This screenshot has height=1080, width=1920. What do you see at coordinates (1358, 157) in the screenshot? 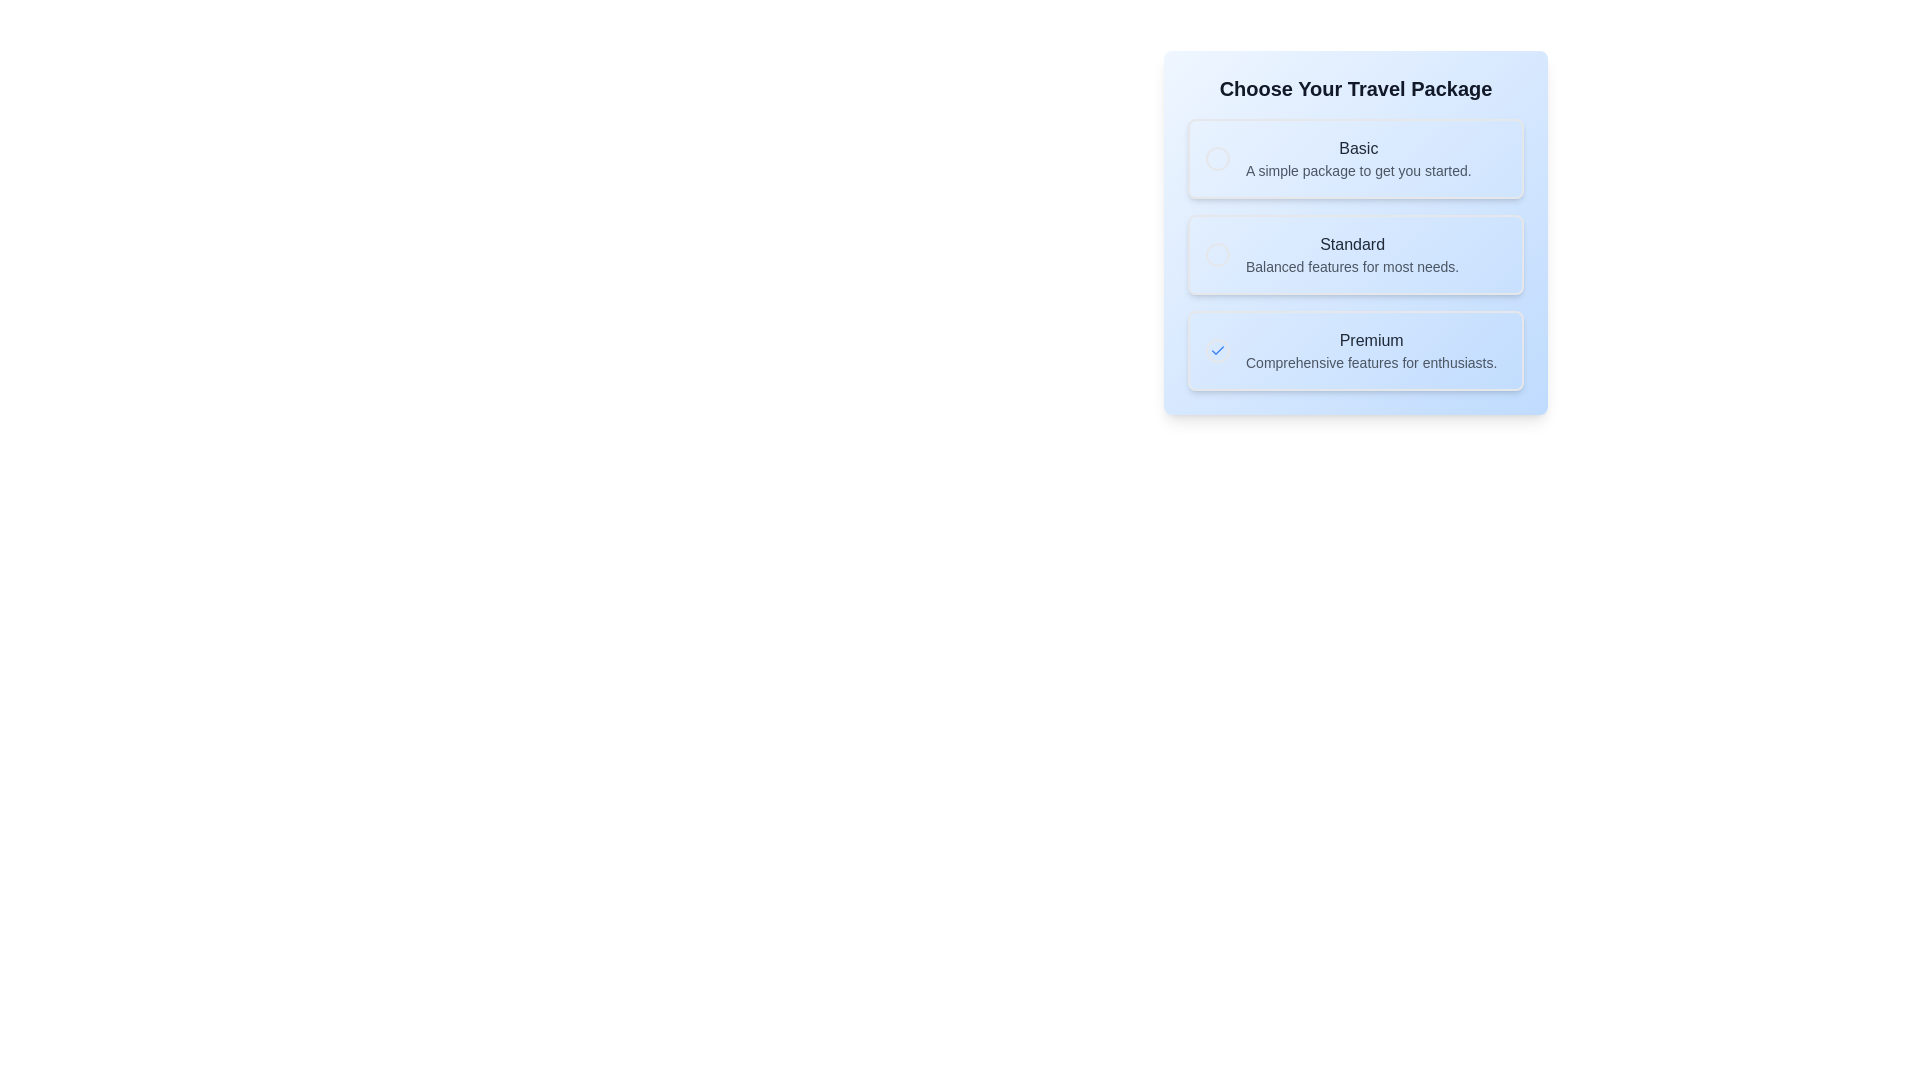
I see `text label displaying 'Basic' which is the first item in the list of package options under the card titled 'Choose Your Travel Package'` at bounding box center [1358, 157].